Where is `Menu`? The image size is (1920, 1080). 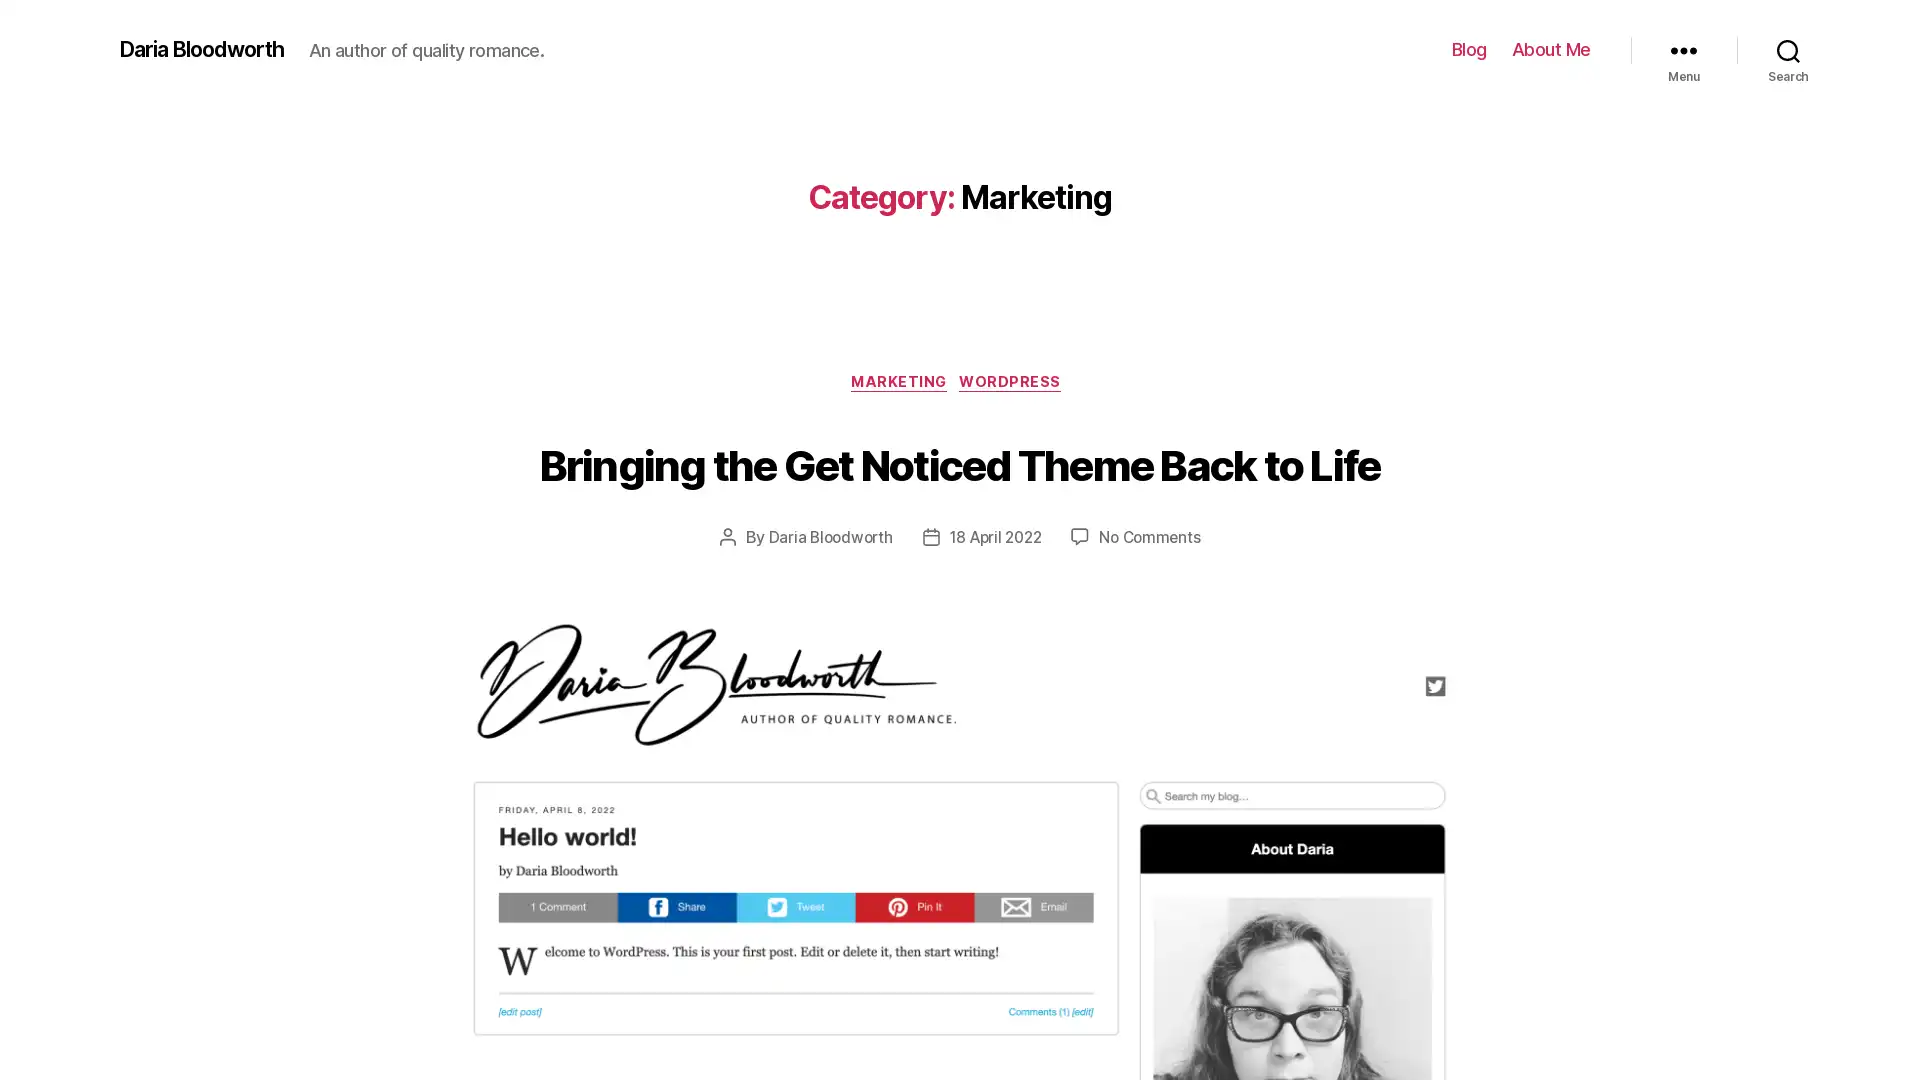 Menu is located at coordinates (1683, 49).